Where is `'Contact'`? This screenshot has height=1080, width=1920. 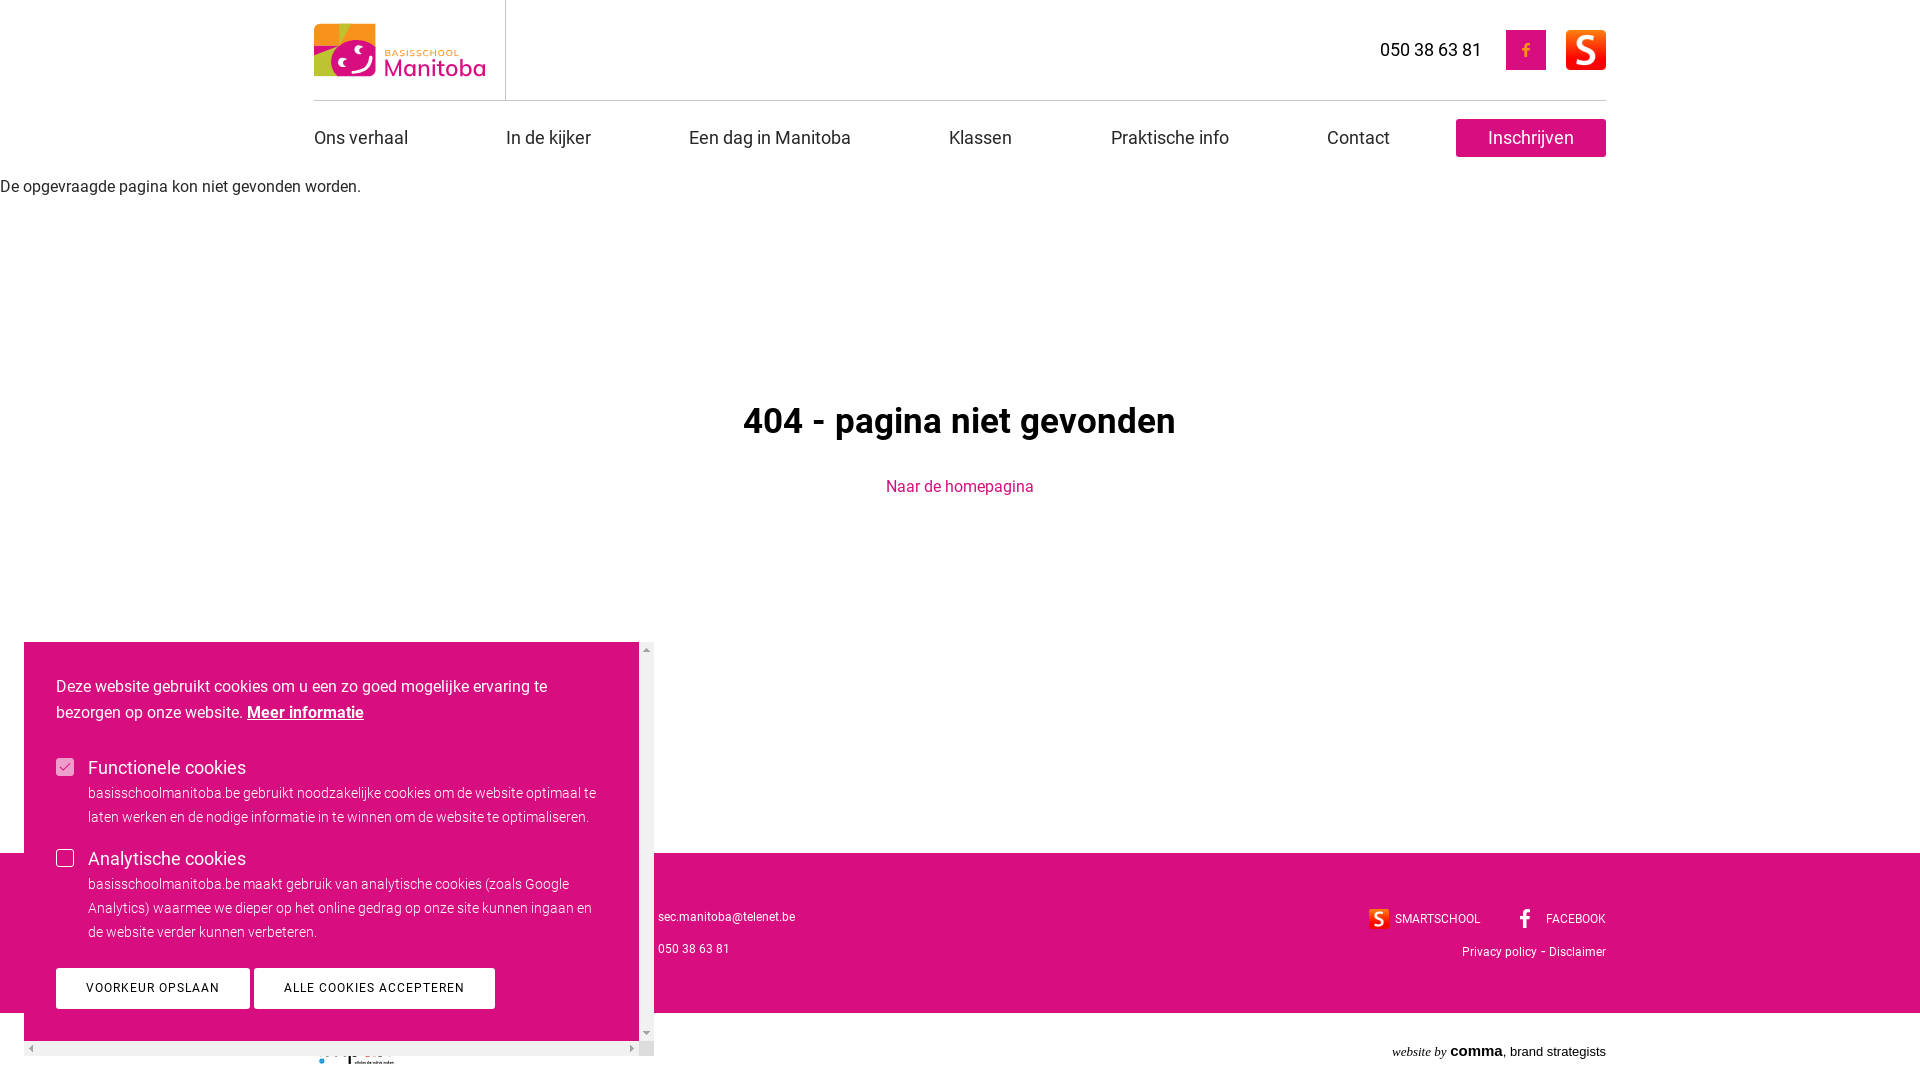
'Contact' is located at coordinates (1358, 137).